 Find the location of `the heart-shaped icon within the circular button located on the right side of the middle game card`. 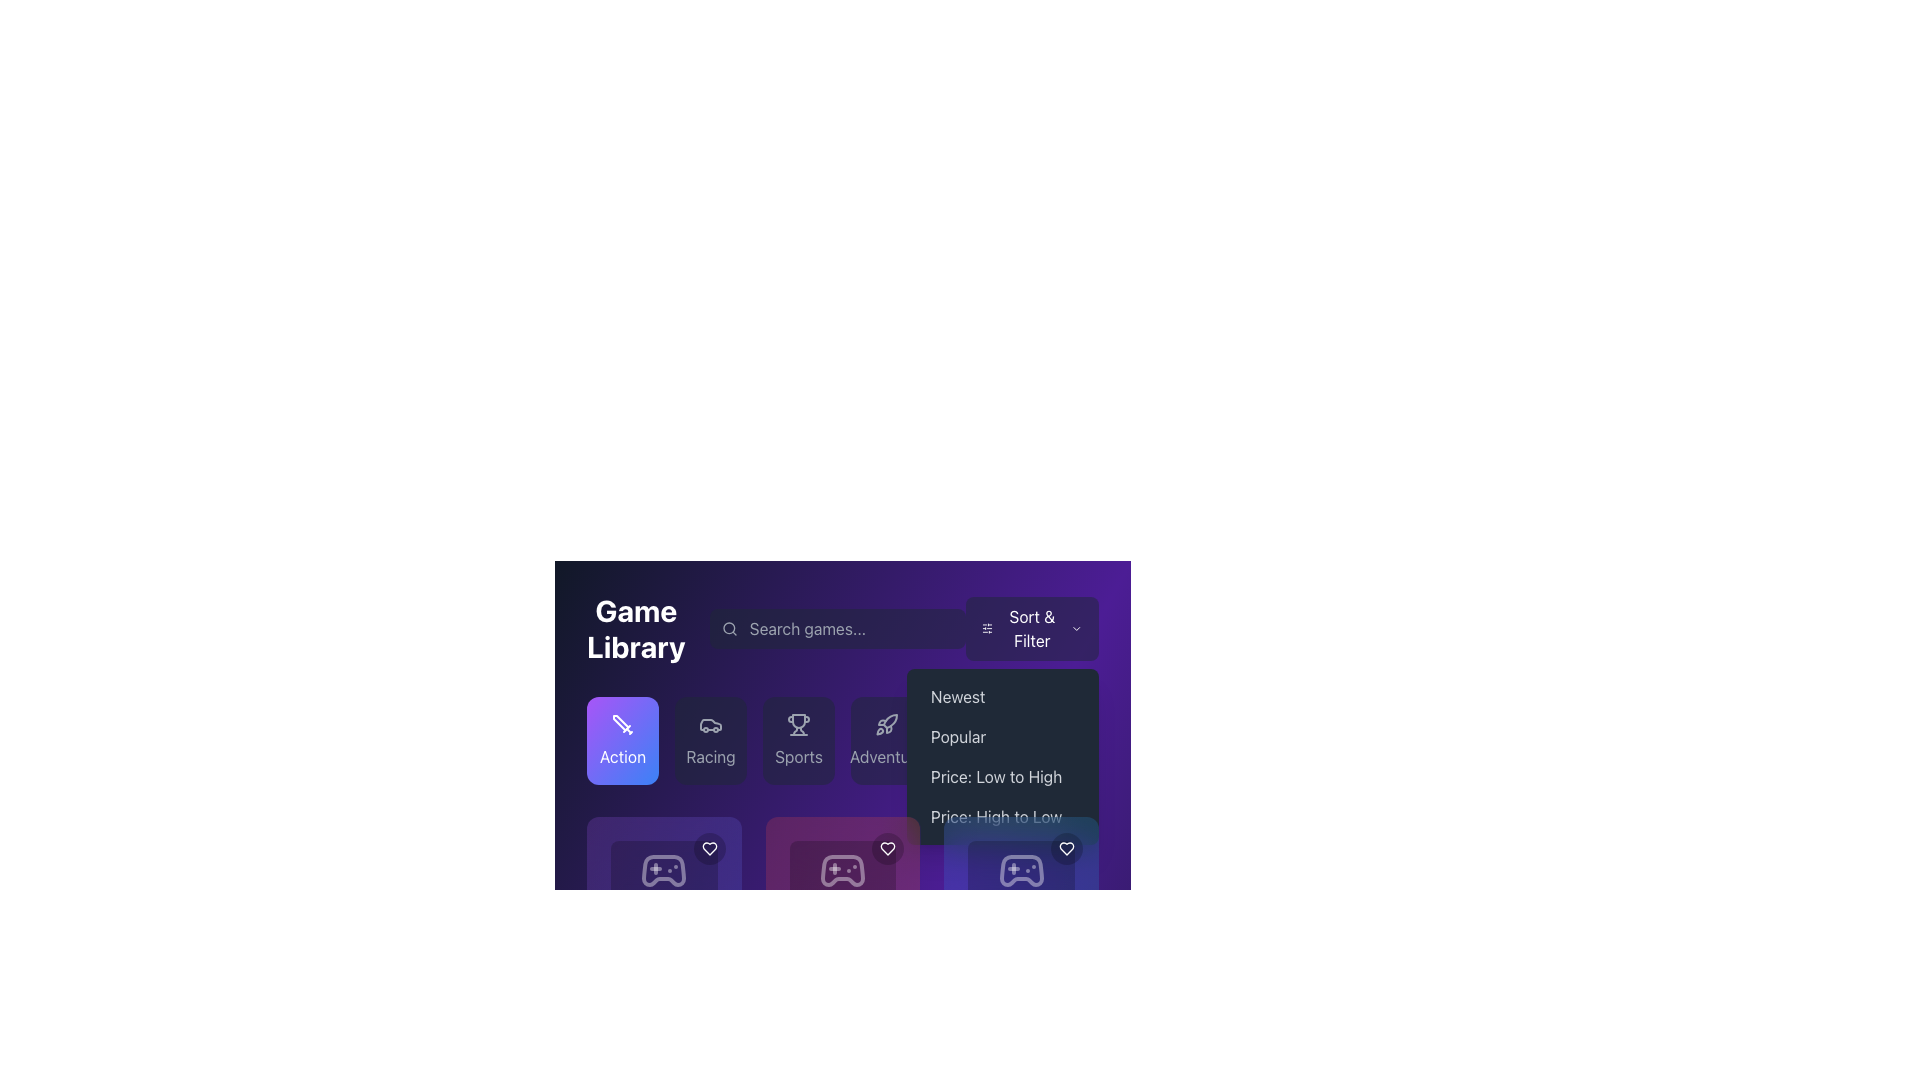

the heart-shaped icon within the circular button located on the right side of the middle game card is located at coordinates (887, 848).